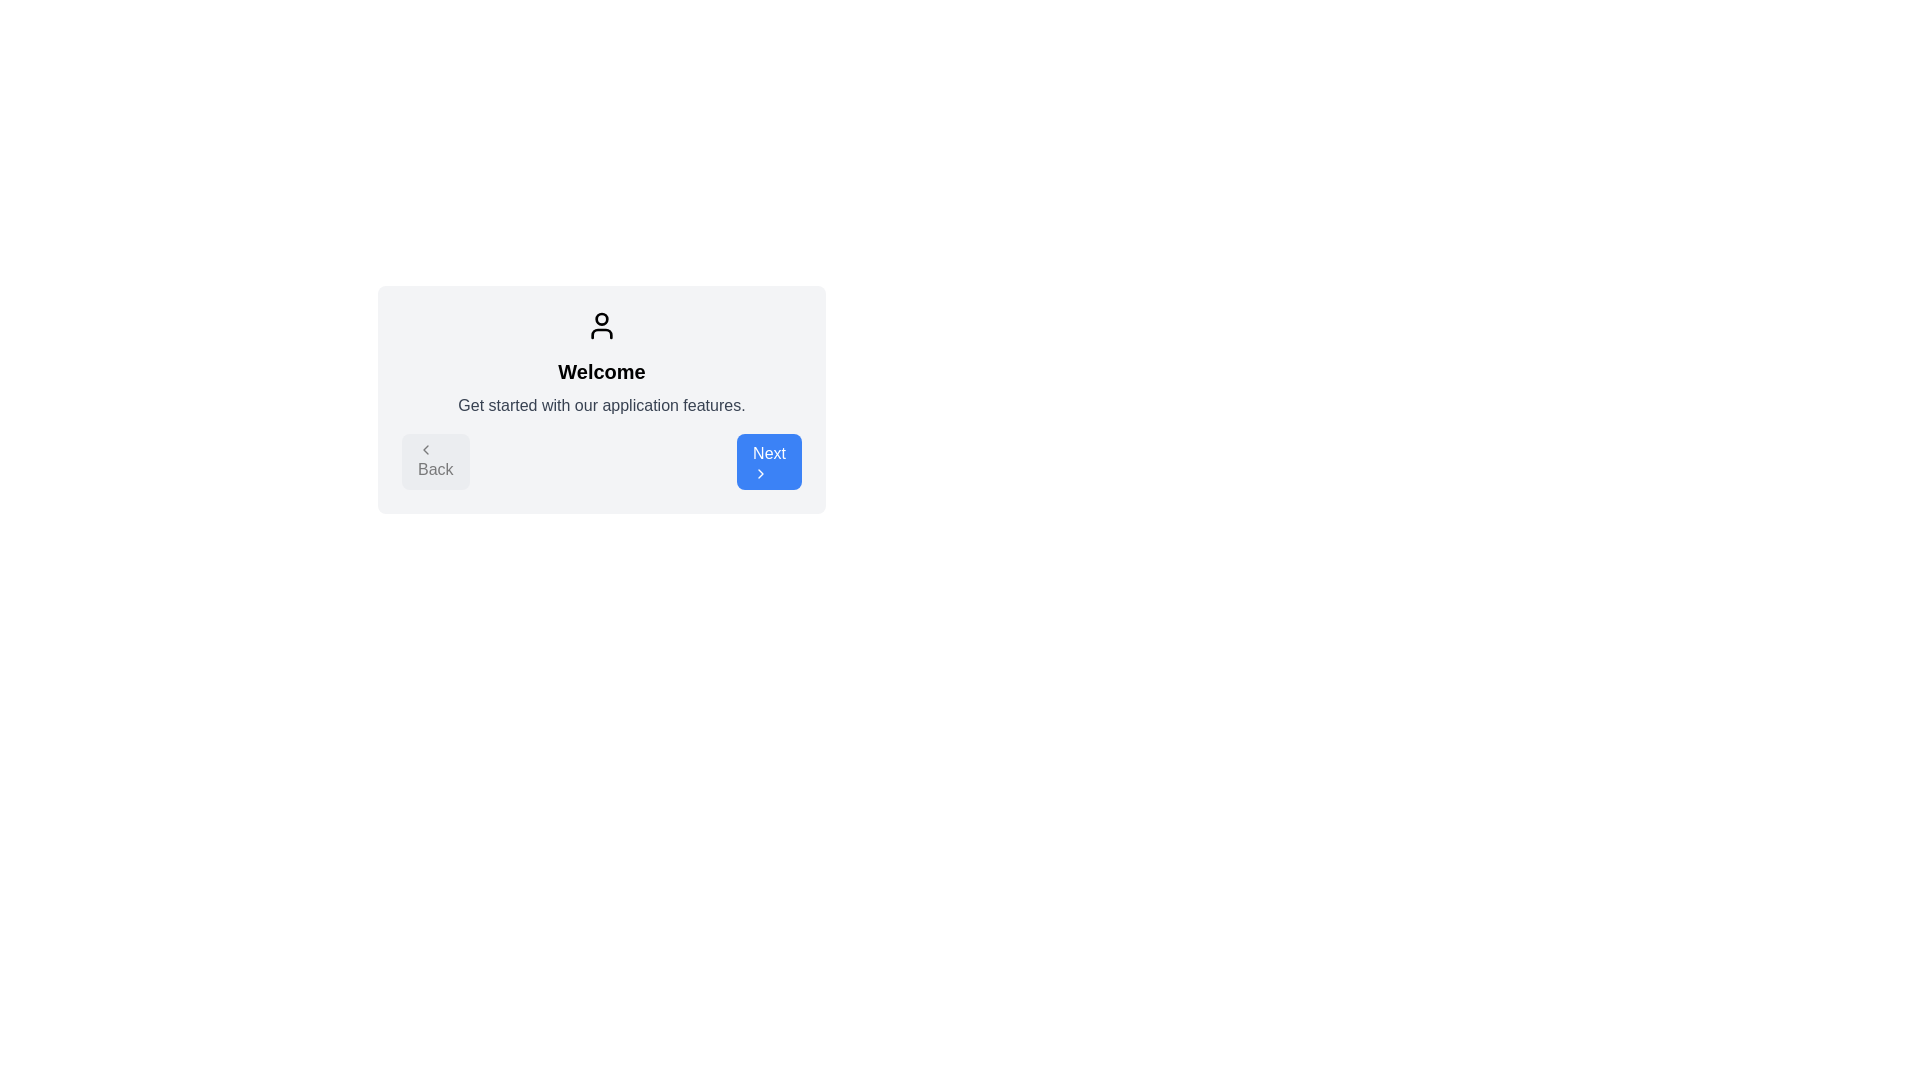 This screenshot has height=1080, width=1920. What do you see at coordinates (600, 318) in the screenshot?
I see `the SVG Circle Element representing the head of a user icon, which is positioned above the text 'Welcome' in the central card` at bounding box center [600, 318].